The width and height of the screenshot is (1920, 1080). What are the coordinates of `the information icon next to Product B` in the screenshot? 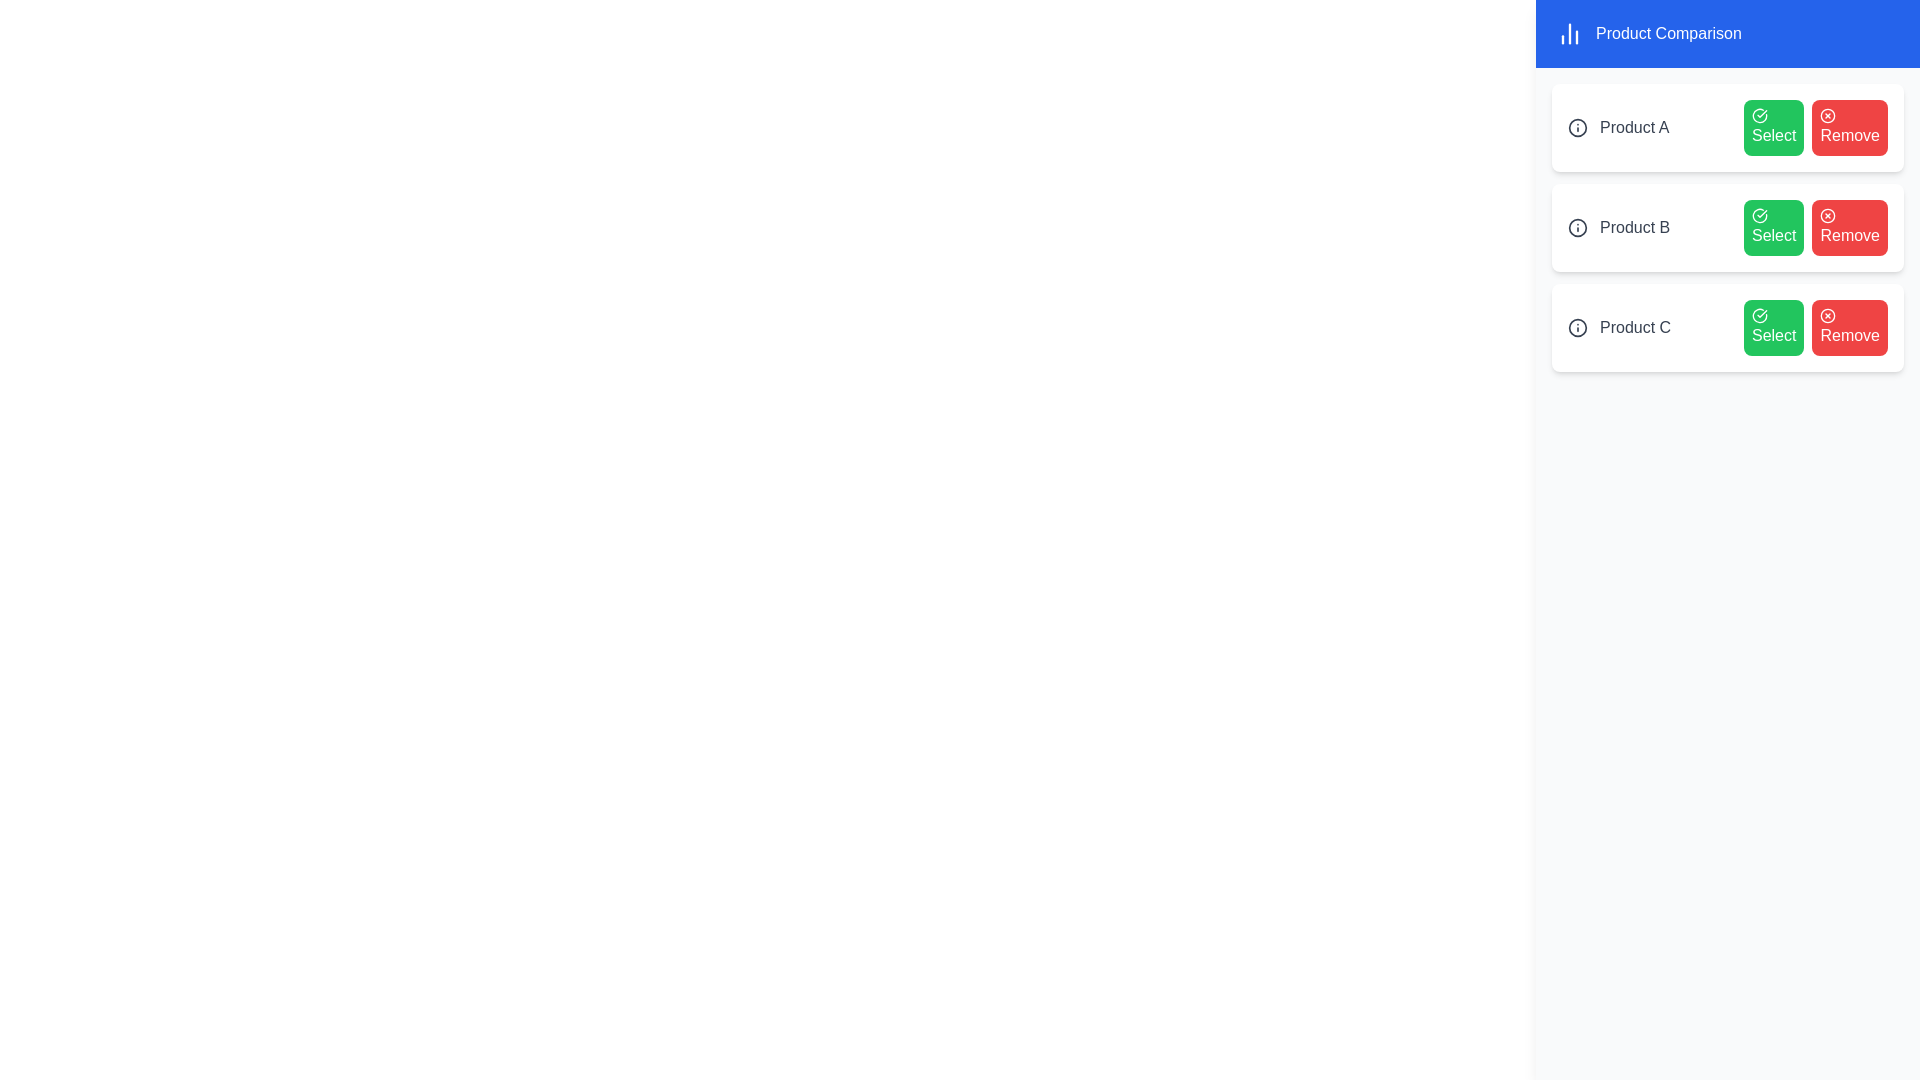 It's located at (1577, 226).